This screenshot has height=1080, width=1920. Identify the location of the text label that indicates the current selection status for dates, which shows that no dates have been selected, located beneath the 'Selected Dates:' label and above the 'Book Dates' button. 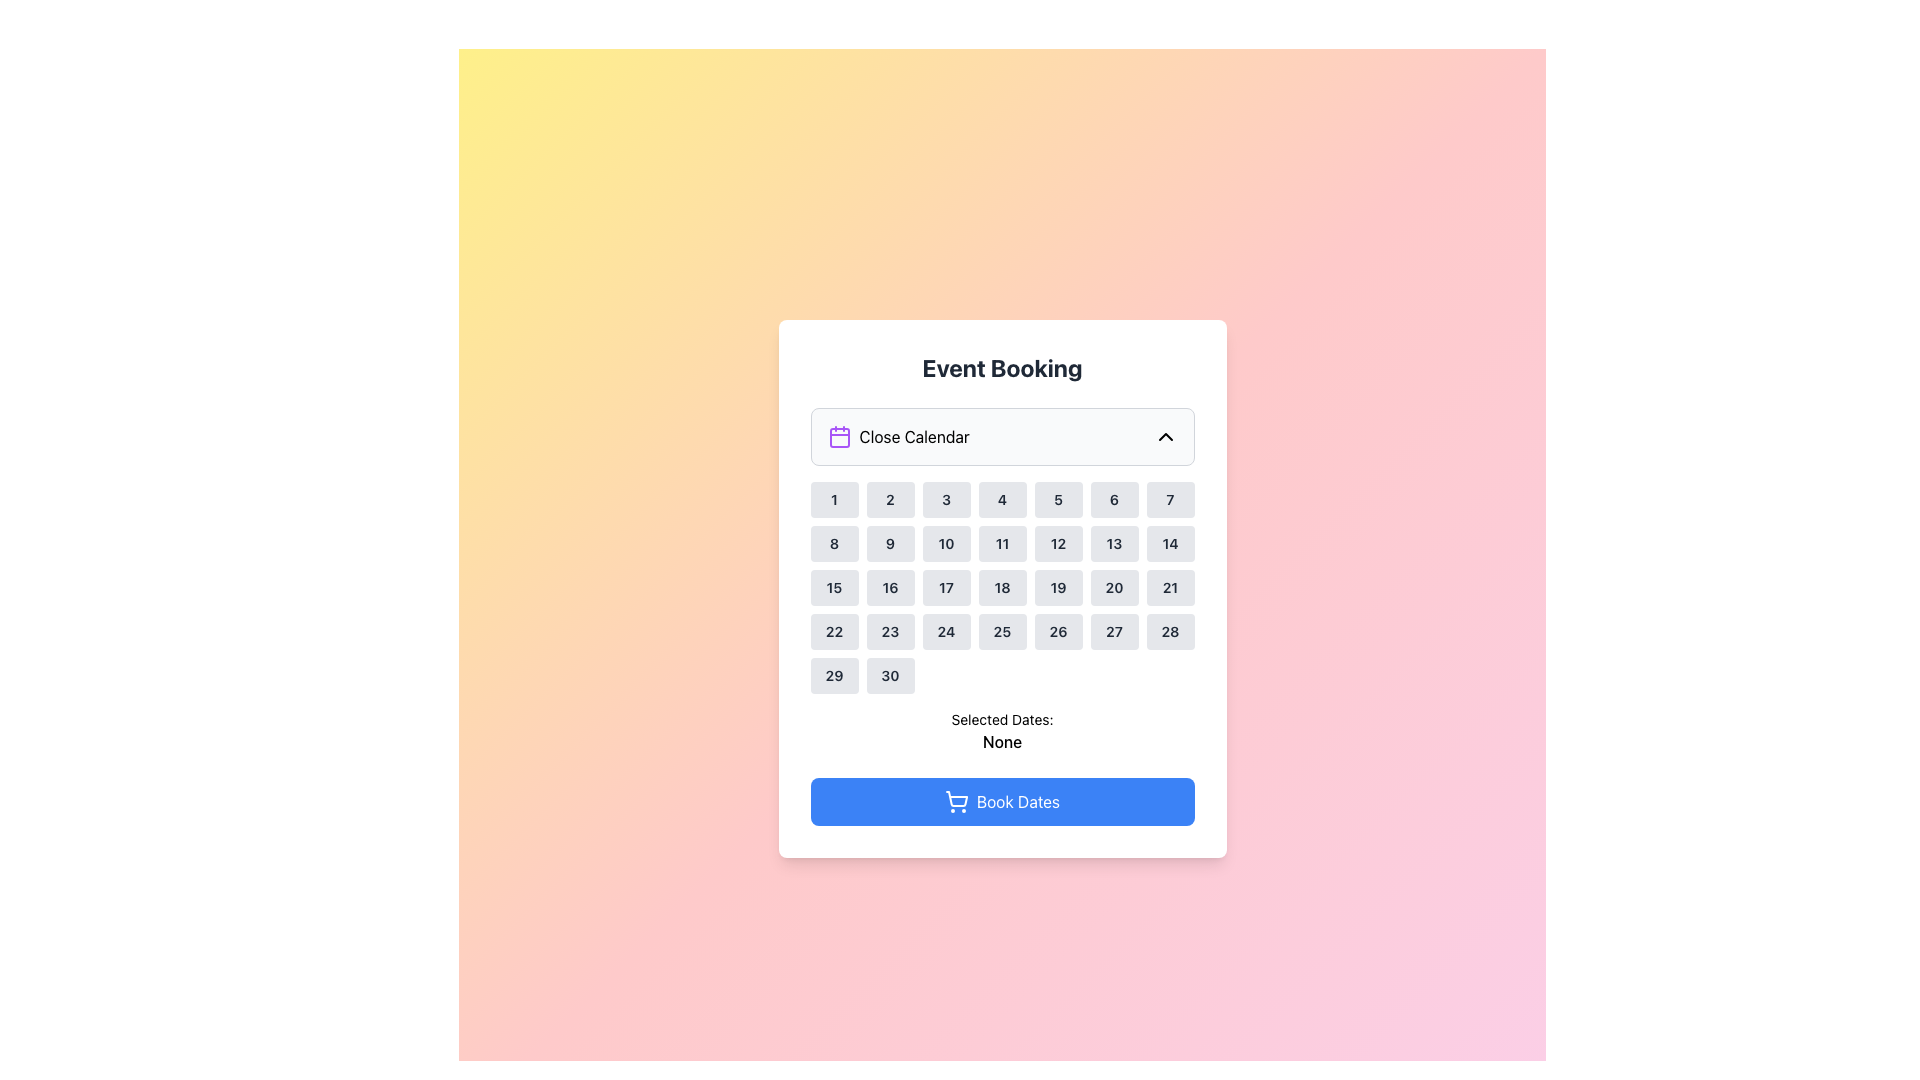
(1002, 741).